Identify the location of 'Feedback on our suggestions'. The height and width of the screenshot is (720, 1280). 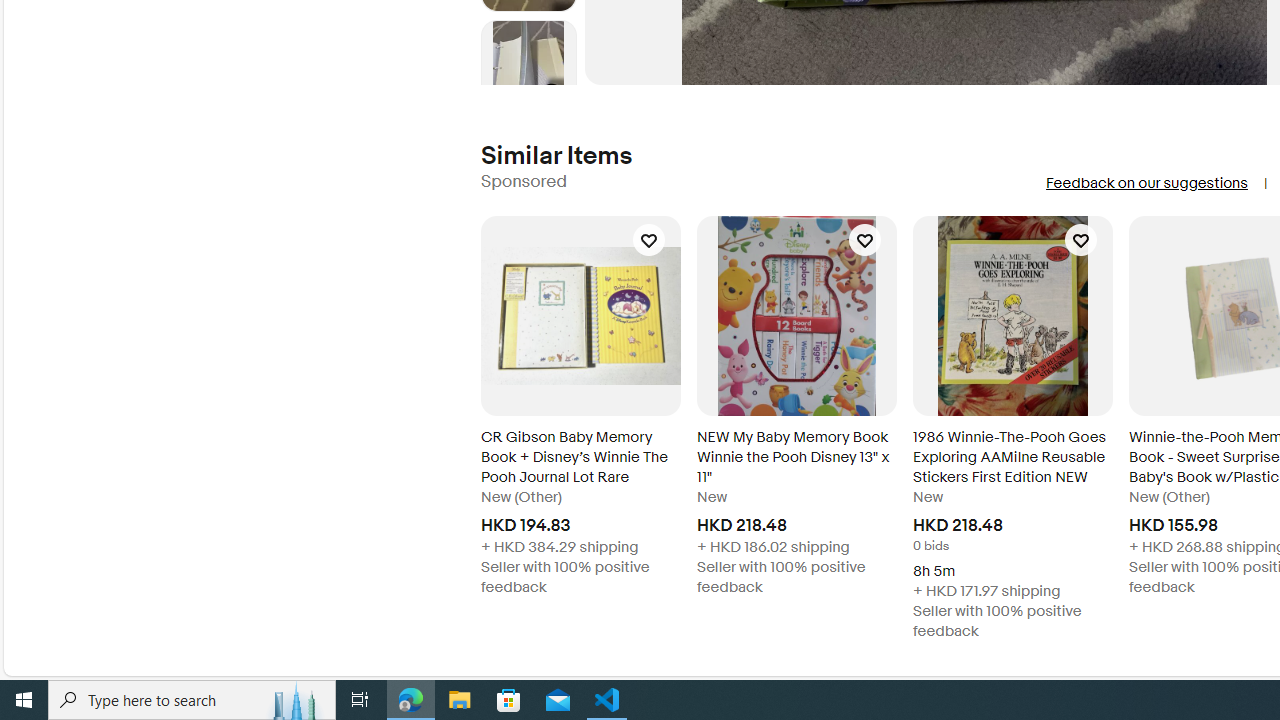
(1146, 183).